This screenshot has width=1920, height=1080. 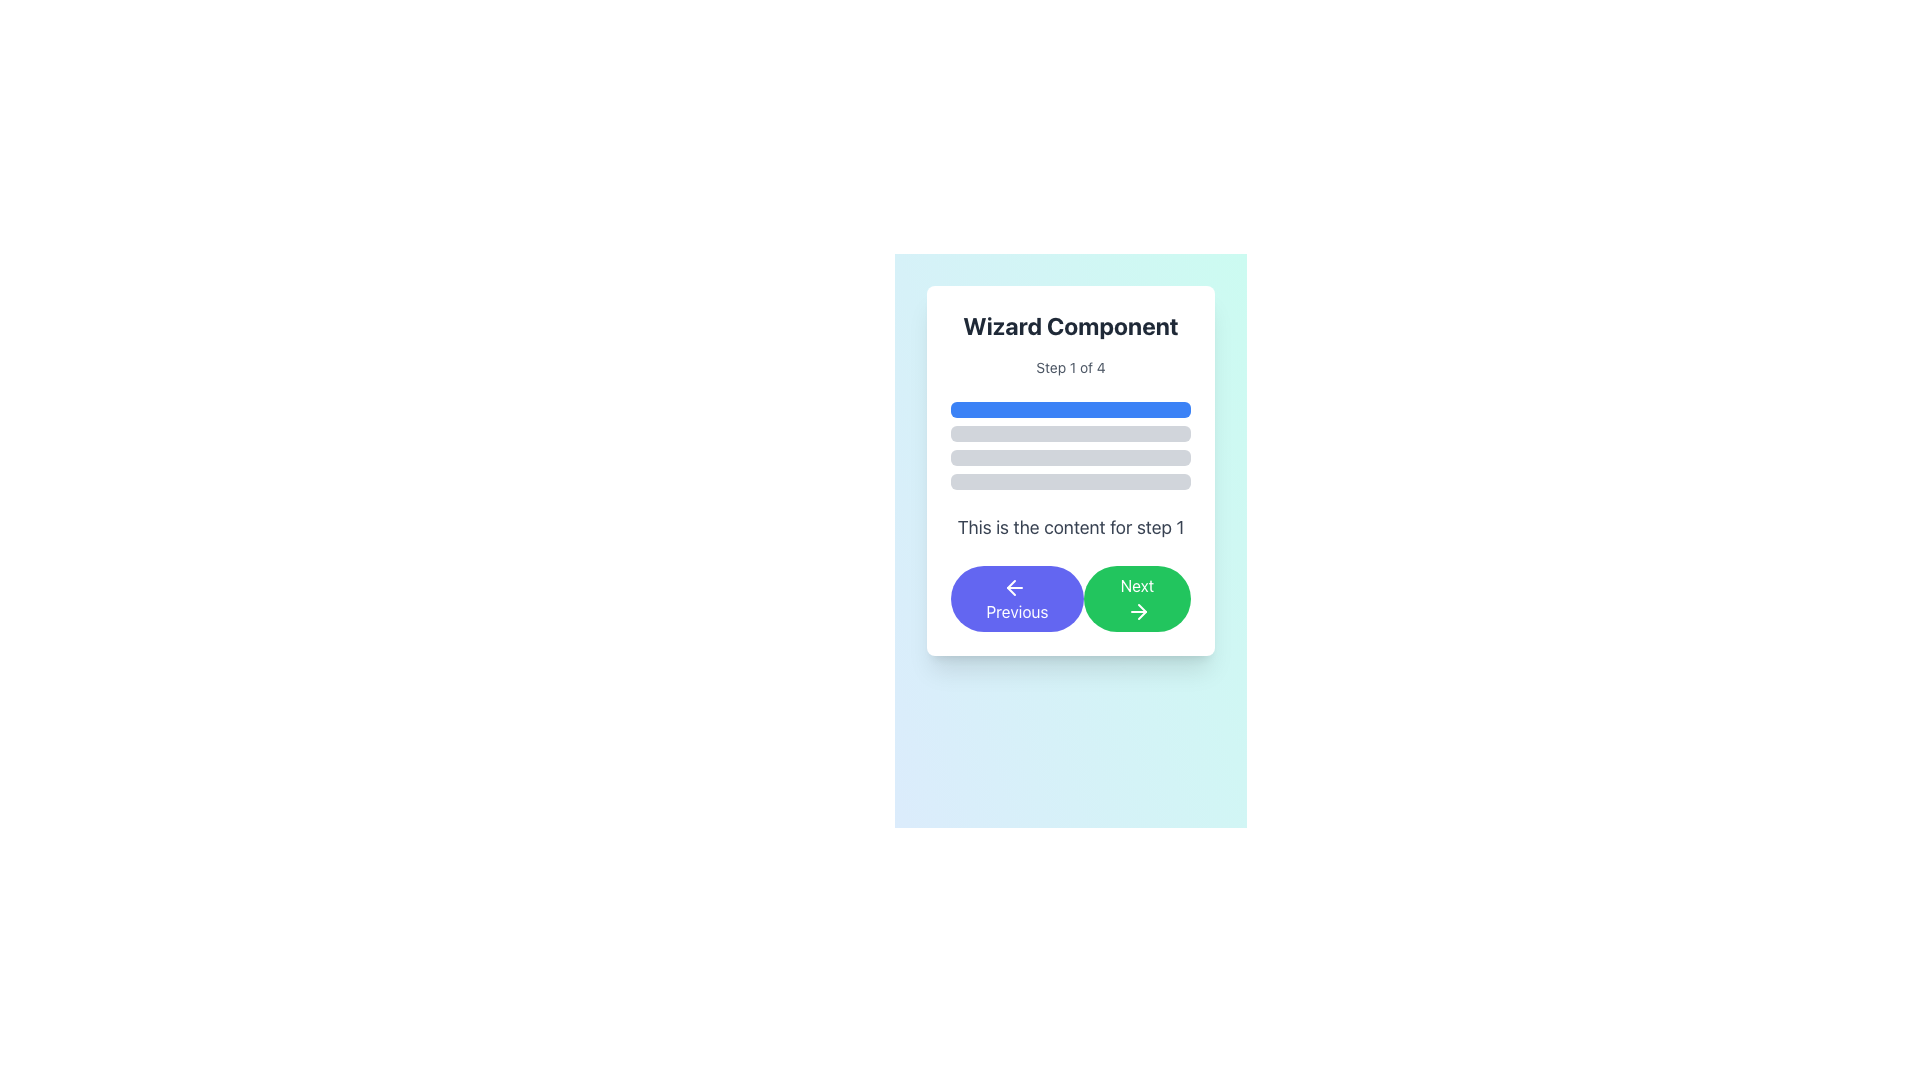 What do you see at coordinates (1069, 408) in the screenshot?
I see `the first progress indicator in the vertical list, which displays the active step in a wizard interface` at bounding box center [1069, 408].